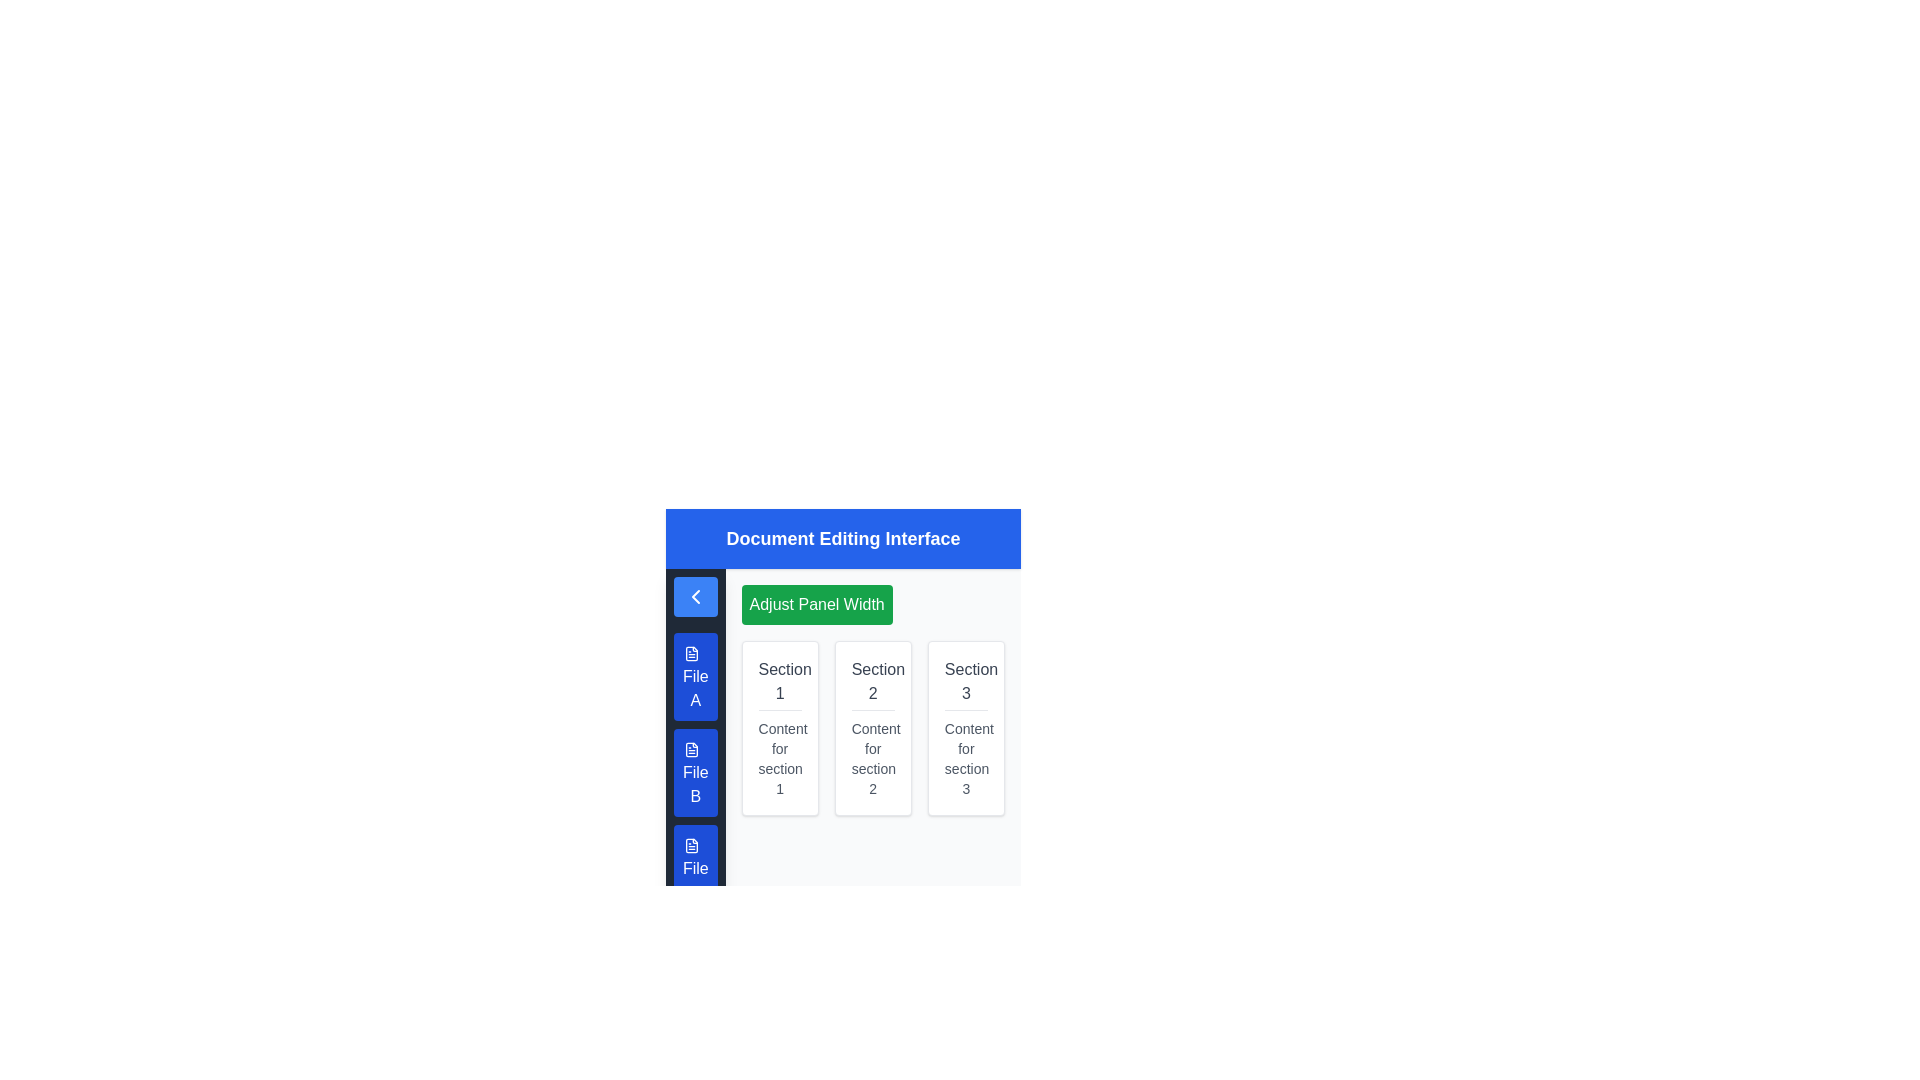  I want to click on the second button in the vertical list that accesses or interacts with 'File B', located directly below the 'File A' button, so click(695, 771).